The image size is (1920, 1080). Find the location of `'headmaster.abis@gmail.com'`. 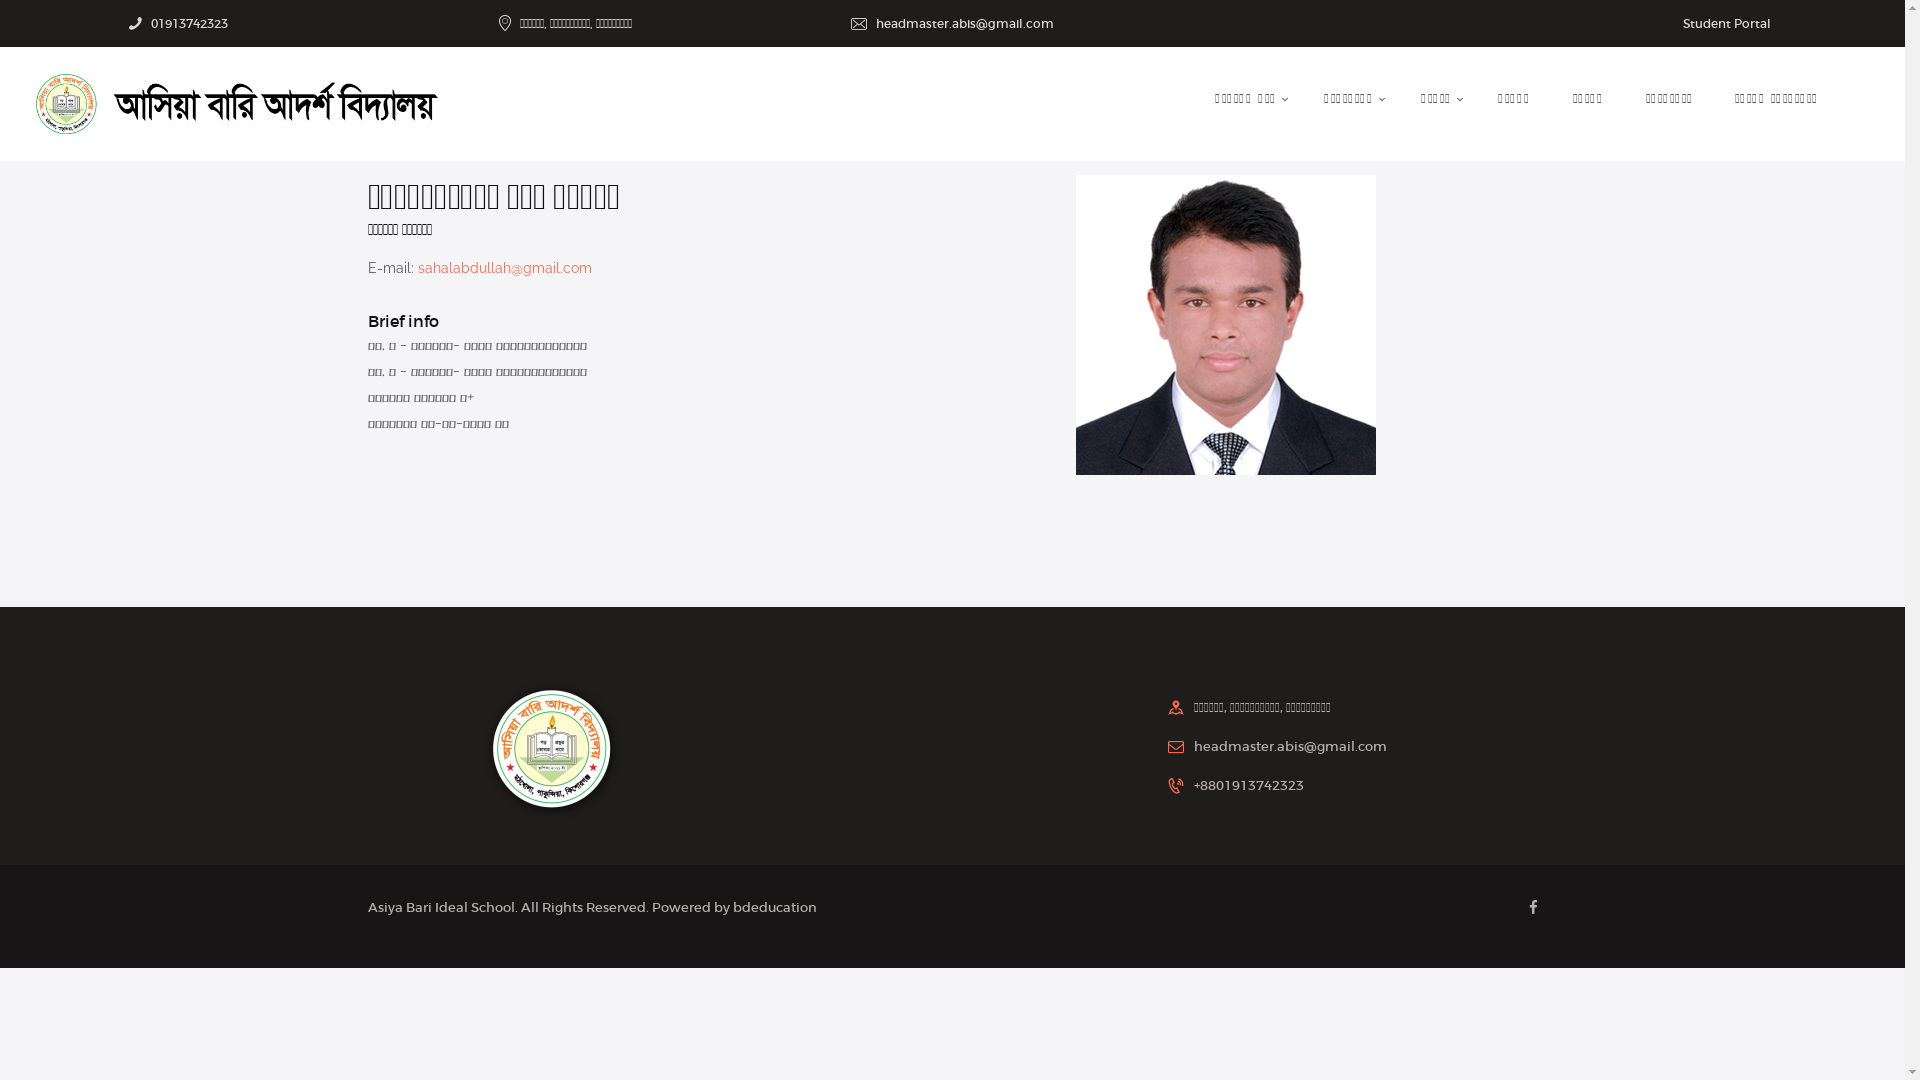

'headmaster.abis@gmail.com' is located at coordinates (1194, 746).